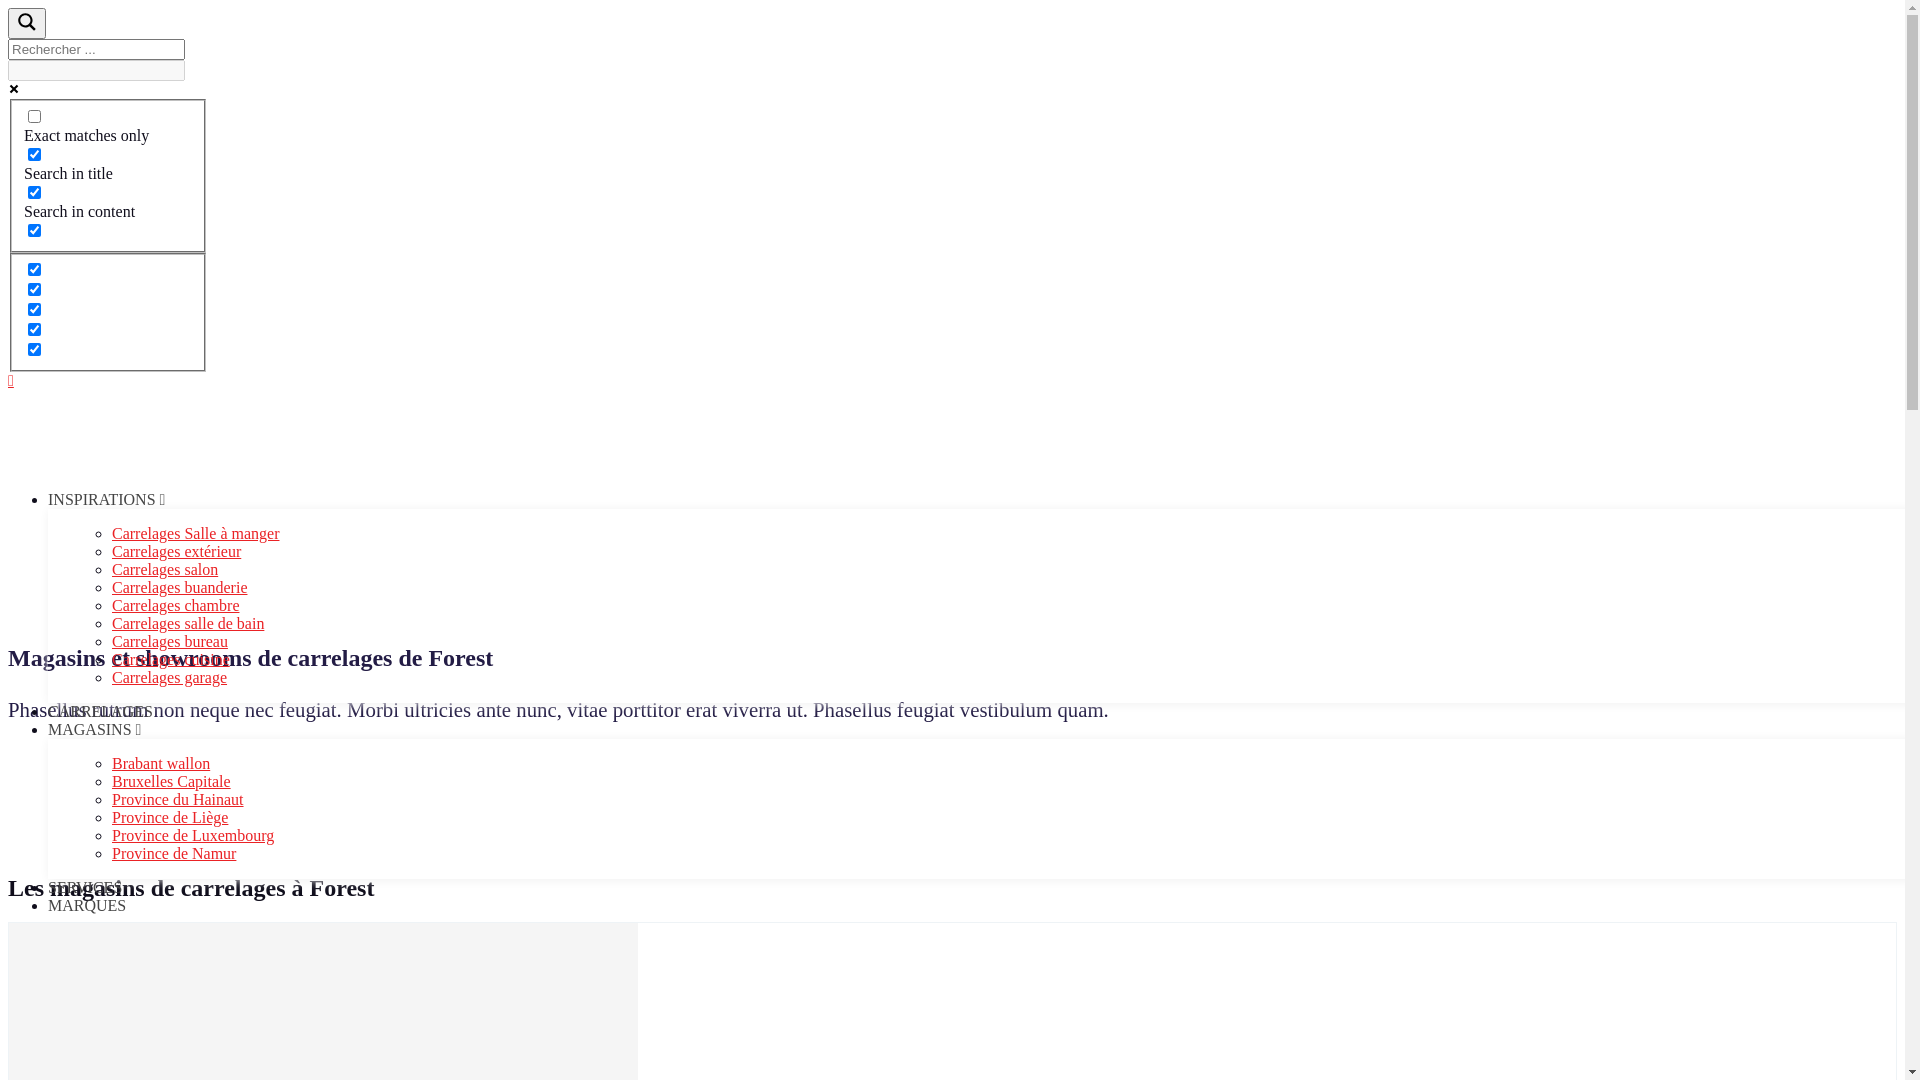 The image size is (1920, 1080). What do you see at coordinates (161, 763) in the screenshot?
I see `'Brabant wallon'` at bounding box center [161, 763].